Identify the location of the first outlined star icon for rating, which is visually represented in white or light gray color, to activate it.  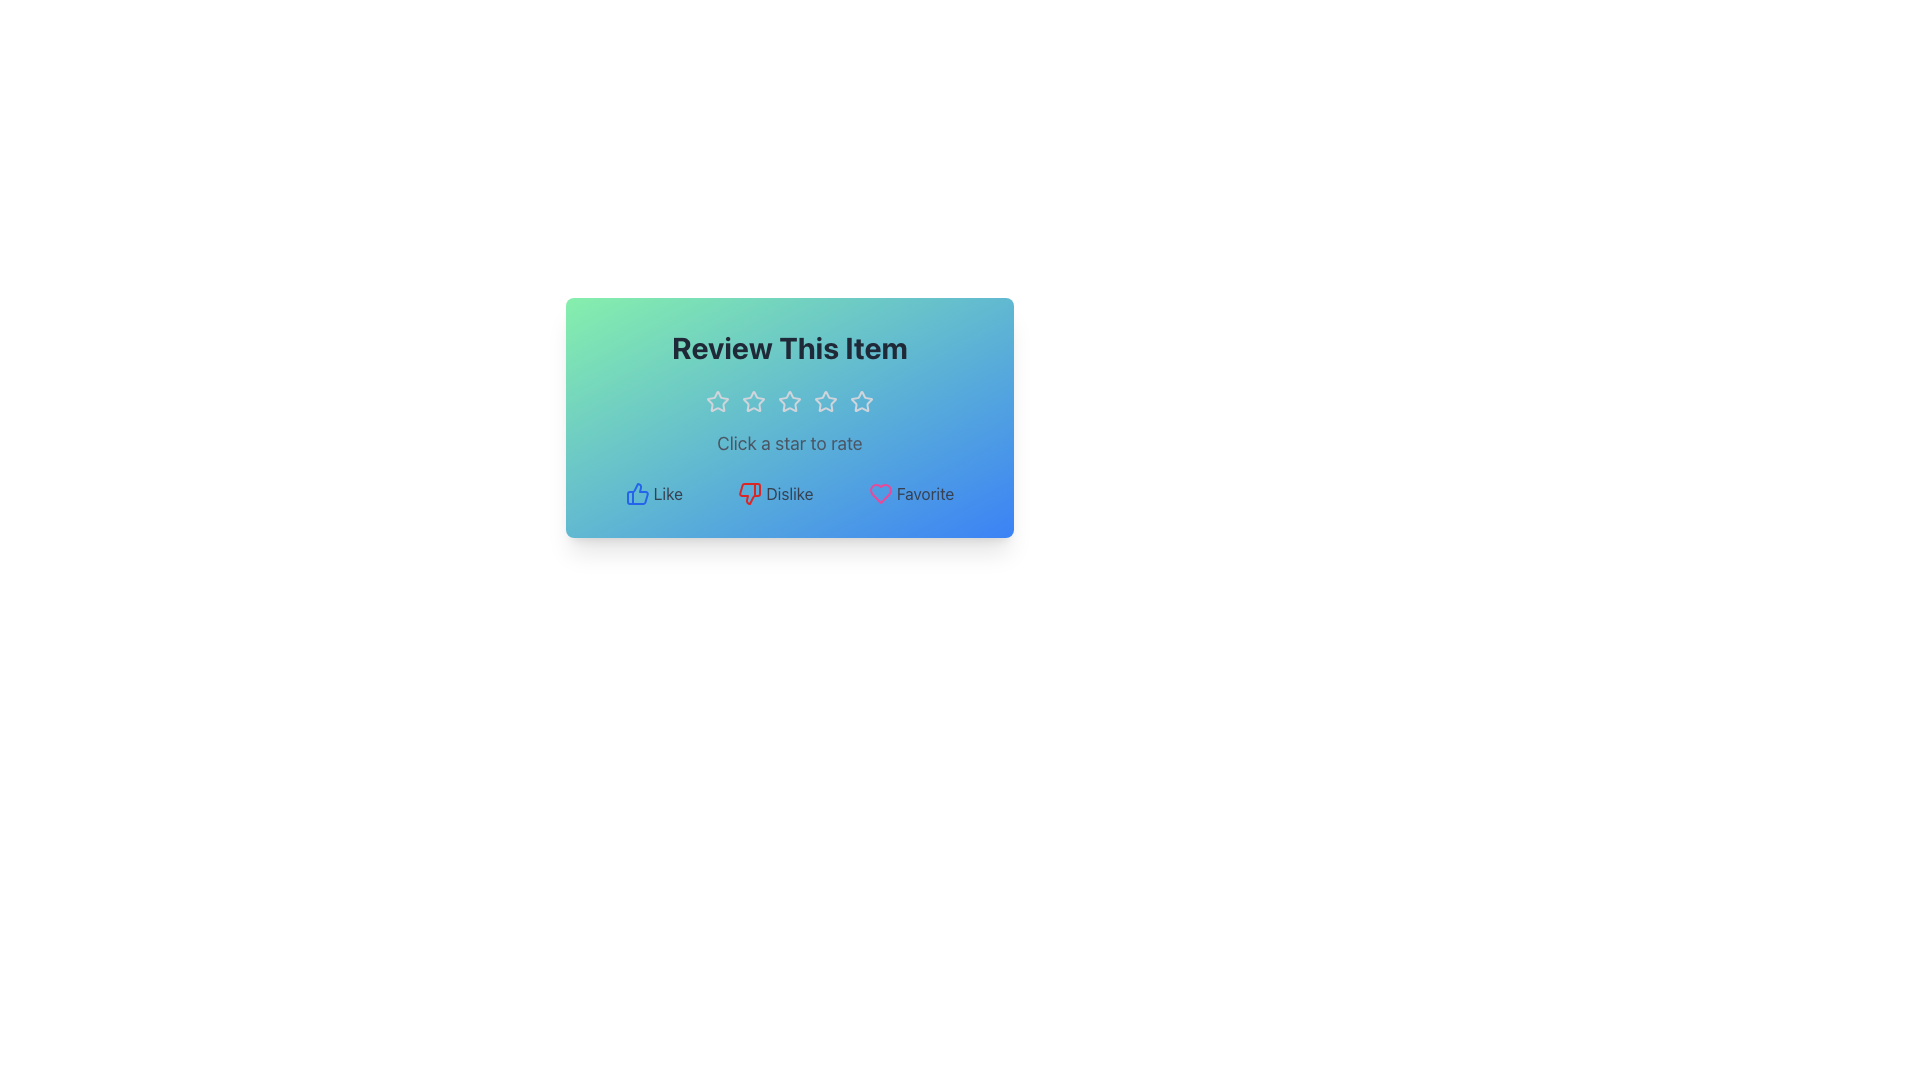
(718, 401).